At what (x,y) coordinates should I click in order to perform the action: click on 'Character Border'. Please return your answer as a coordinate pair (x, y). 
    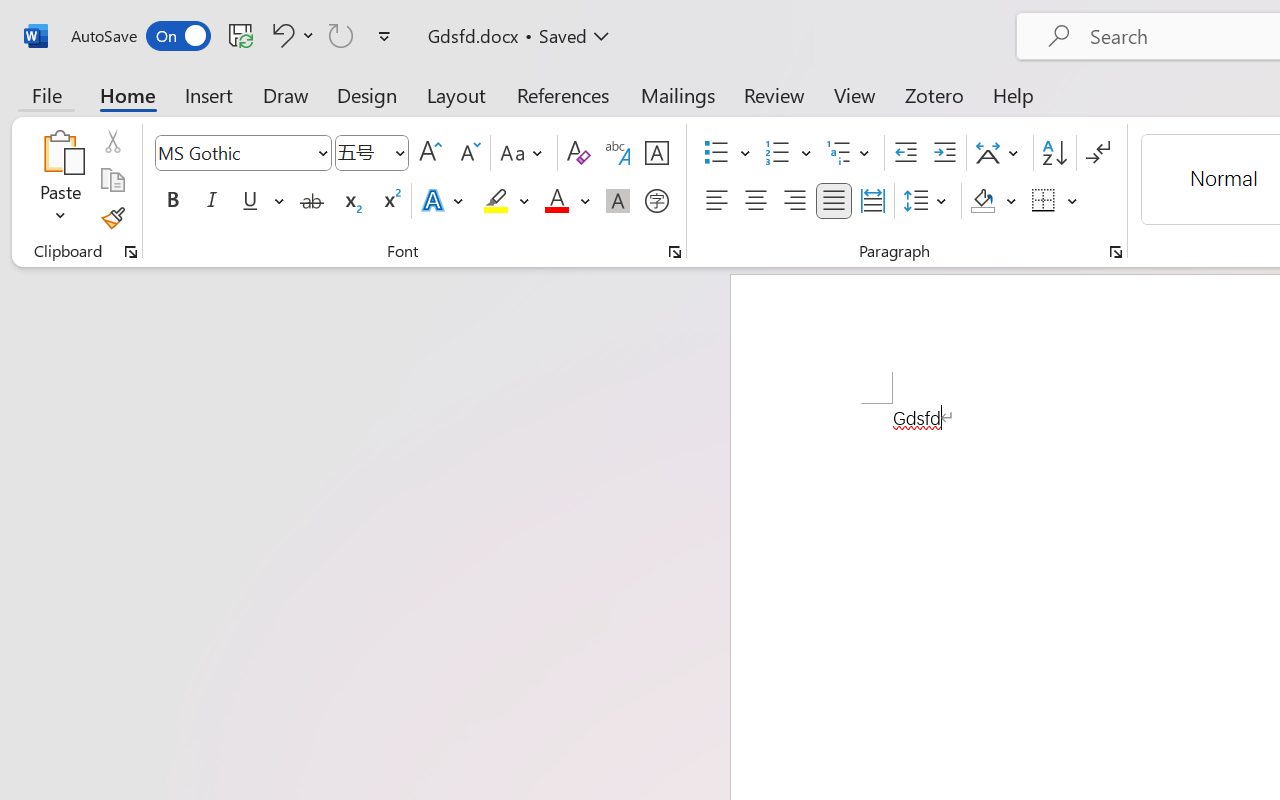
    Looking at the image, I should click on (656, 153).